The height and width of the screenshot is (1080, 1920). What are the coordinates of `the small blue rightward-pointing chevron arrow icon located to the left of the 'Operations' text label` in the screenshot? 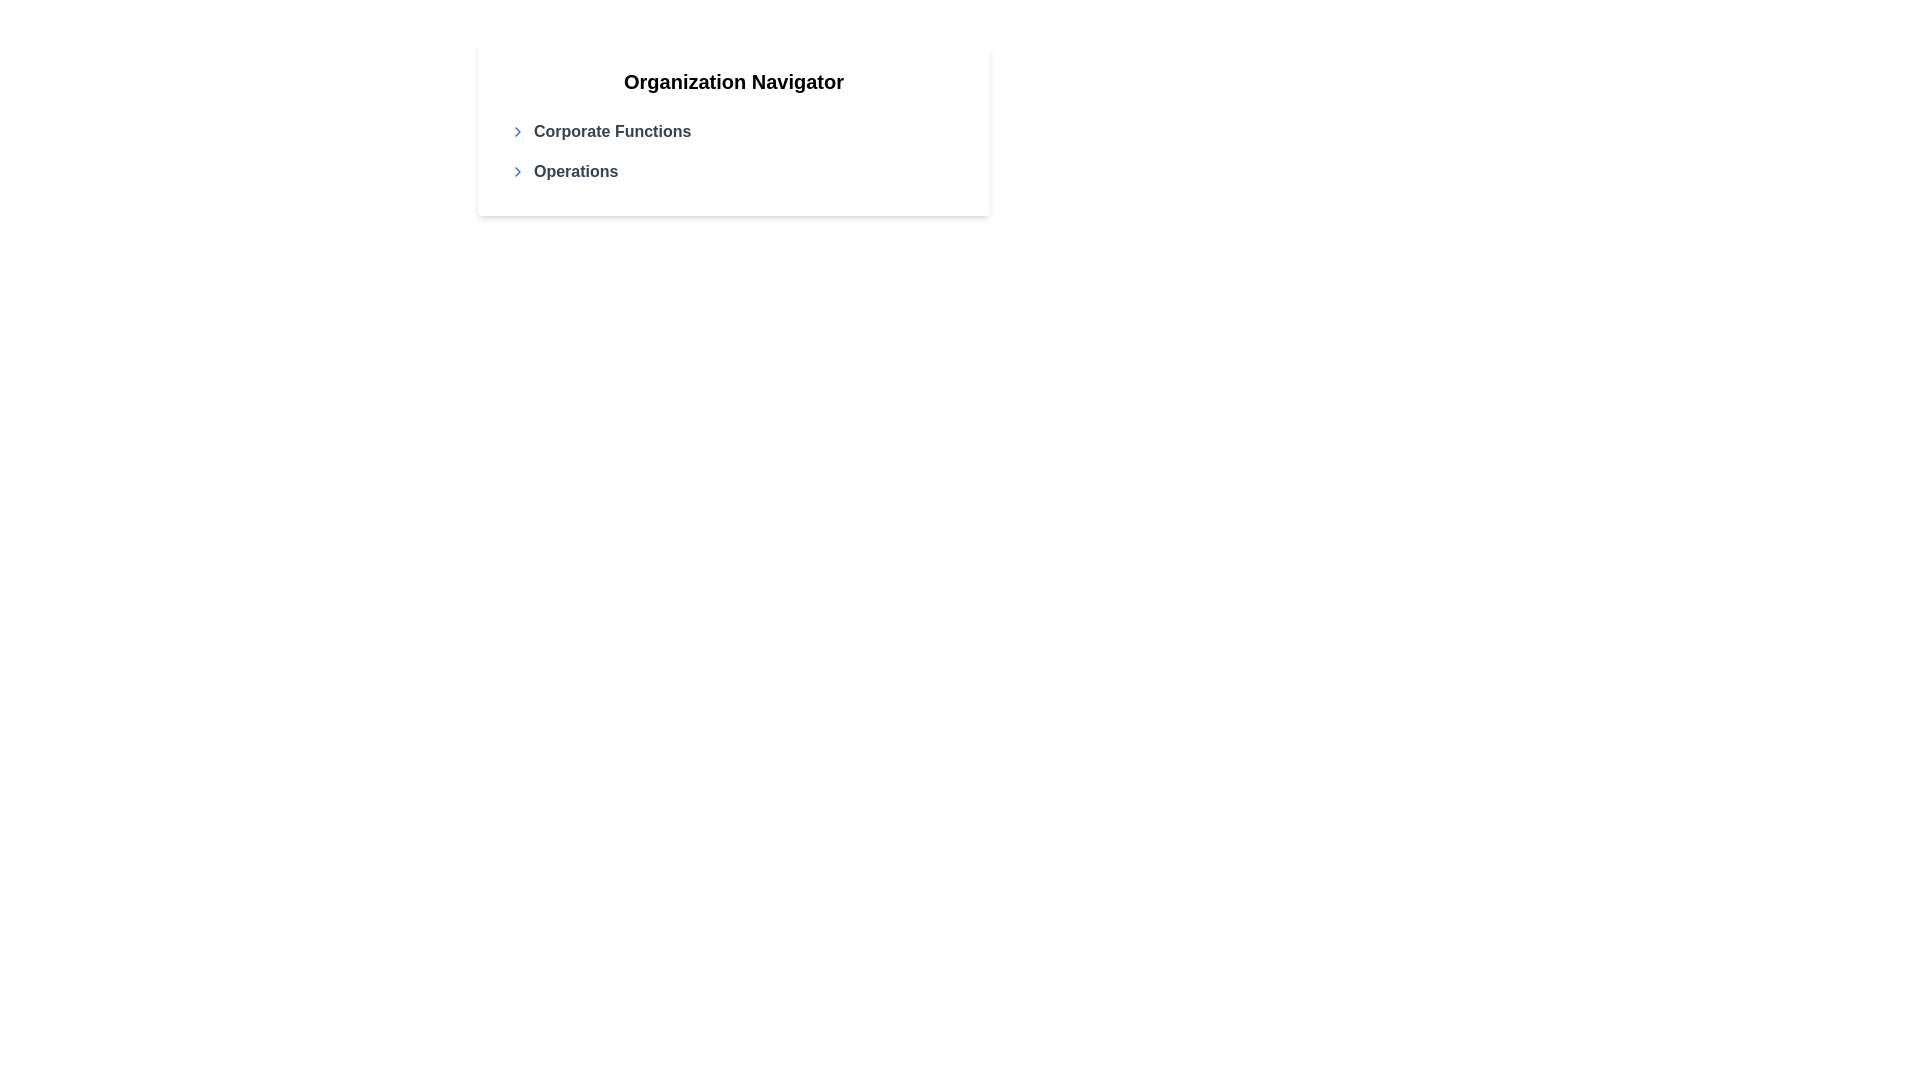 It's located at (518, 171).